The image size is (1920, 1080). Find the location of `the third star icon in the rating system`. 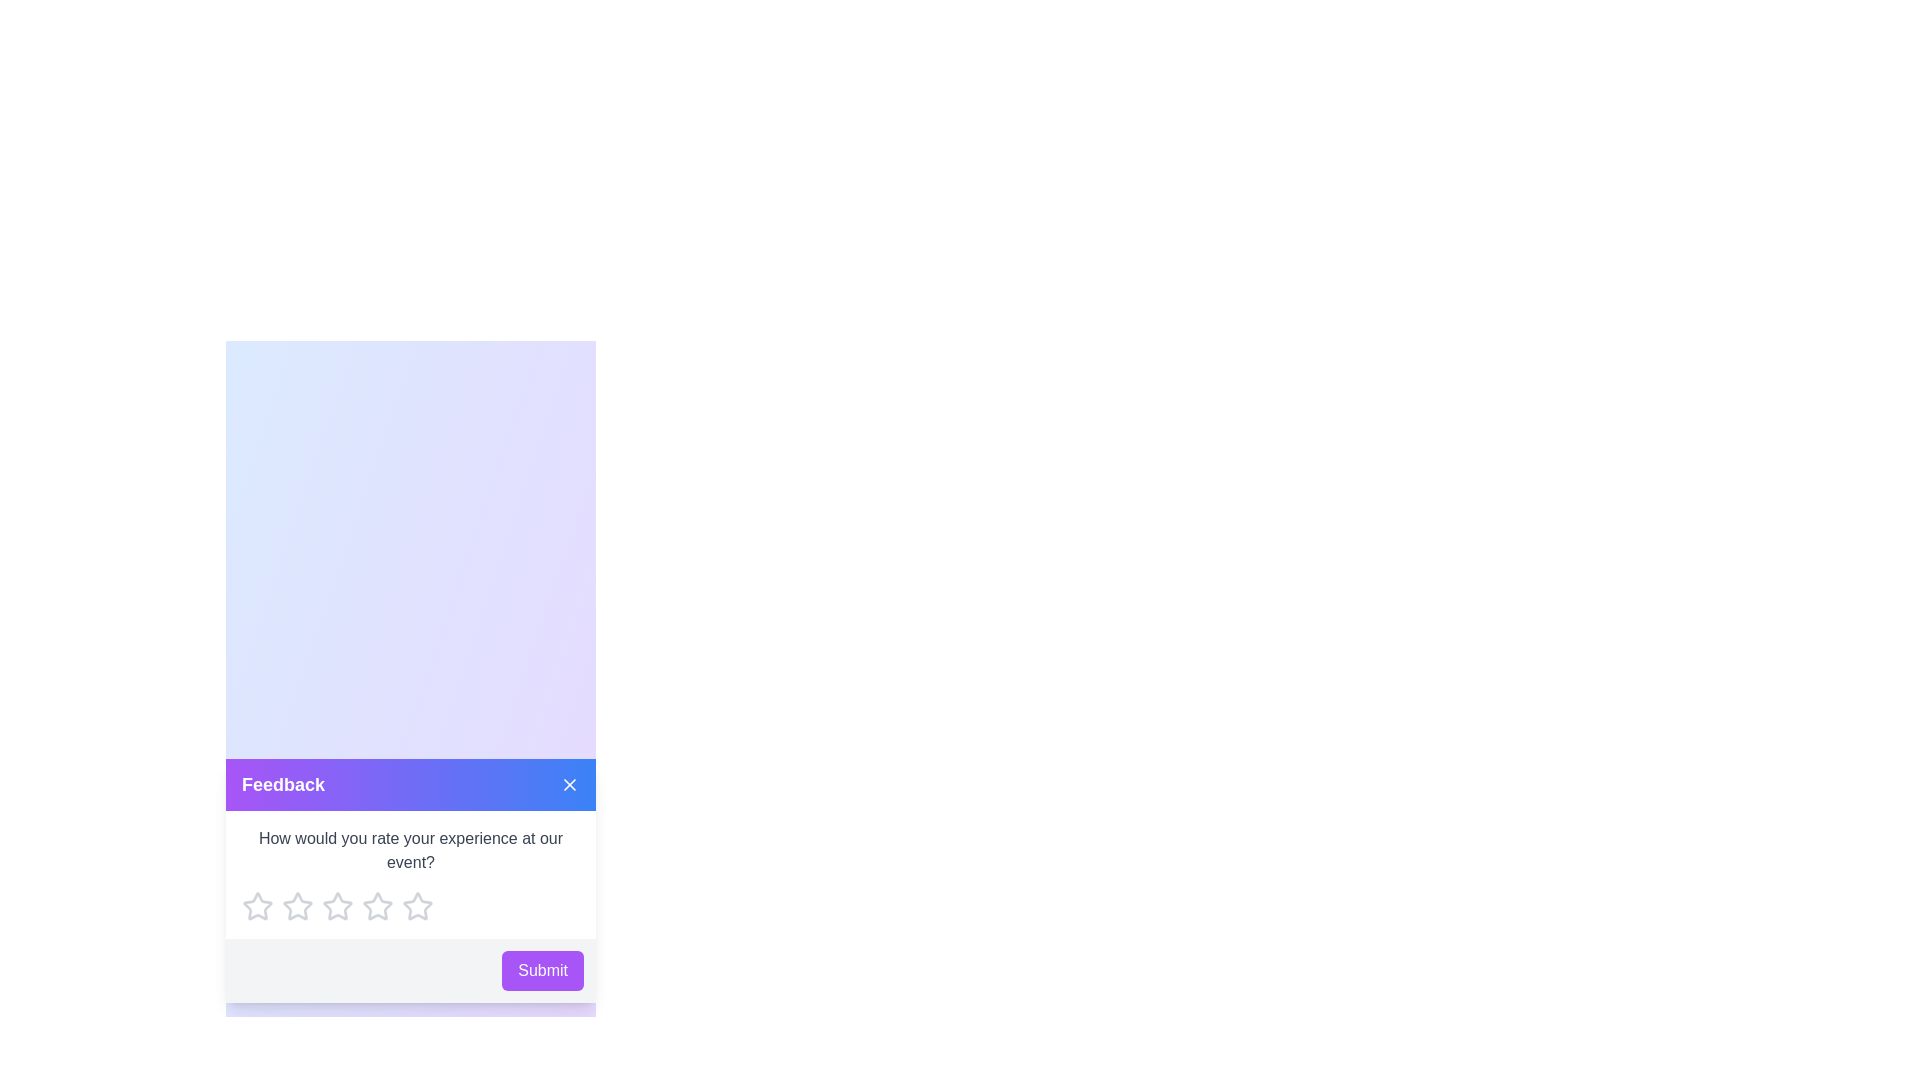

the third star icon in the rating system is located at coordinates (378, 906).